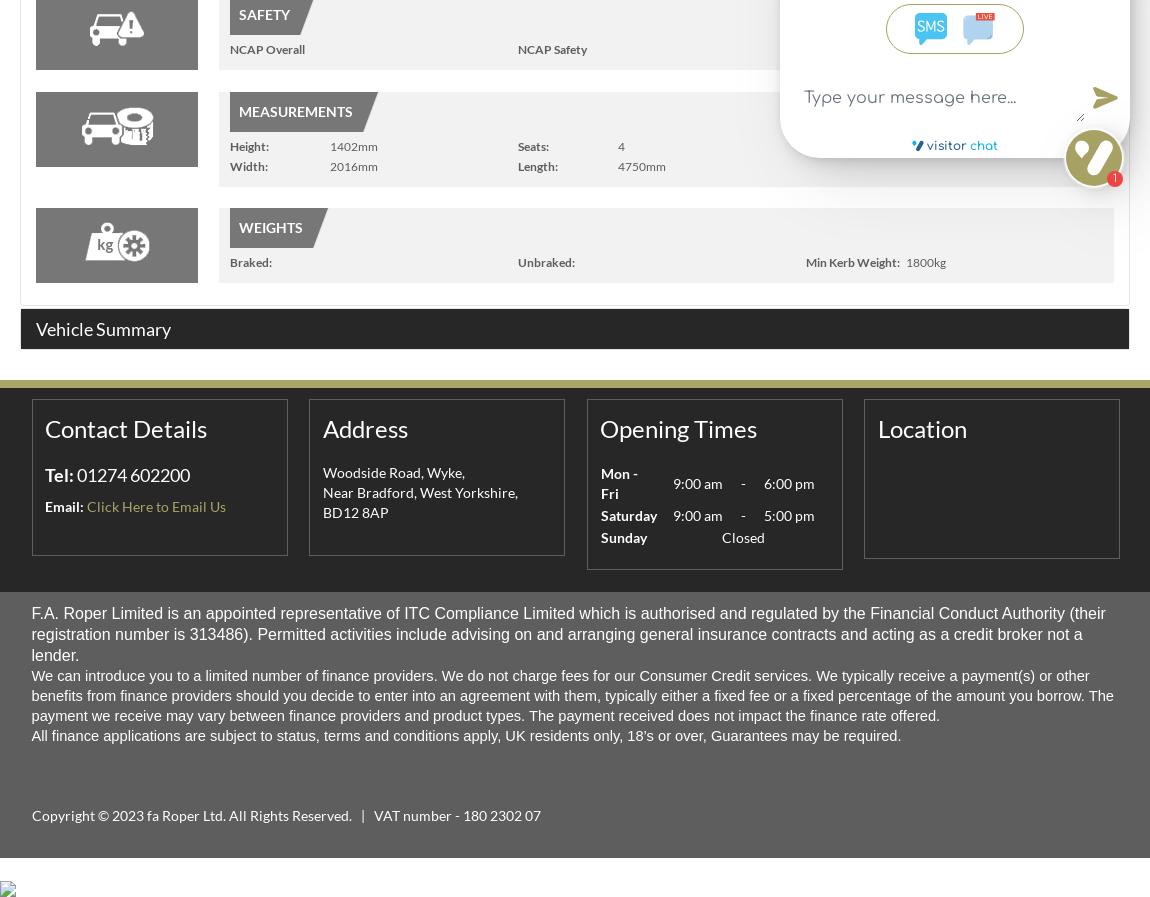 This screenshot has width=1150, height=897. I want to click on 'We can introduce you to a limited number of finance providers. We do not charge fees for our Consumer Credit services. We typically receive a payment(s) or other benefits from finance providers should you decide to enter into an agreement with them, typically either a fixed fee or a fixed percentage of the amount you borrow. The payment we receive may vary between finance providers and product types. The payment received does not impact the finance rate offered.', so click(572, 695).